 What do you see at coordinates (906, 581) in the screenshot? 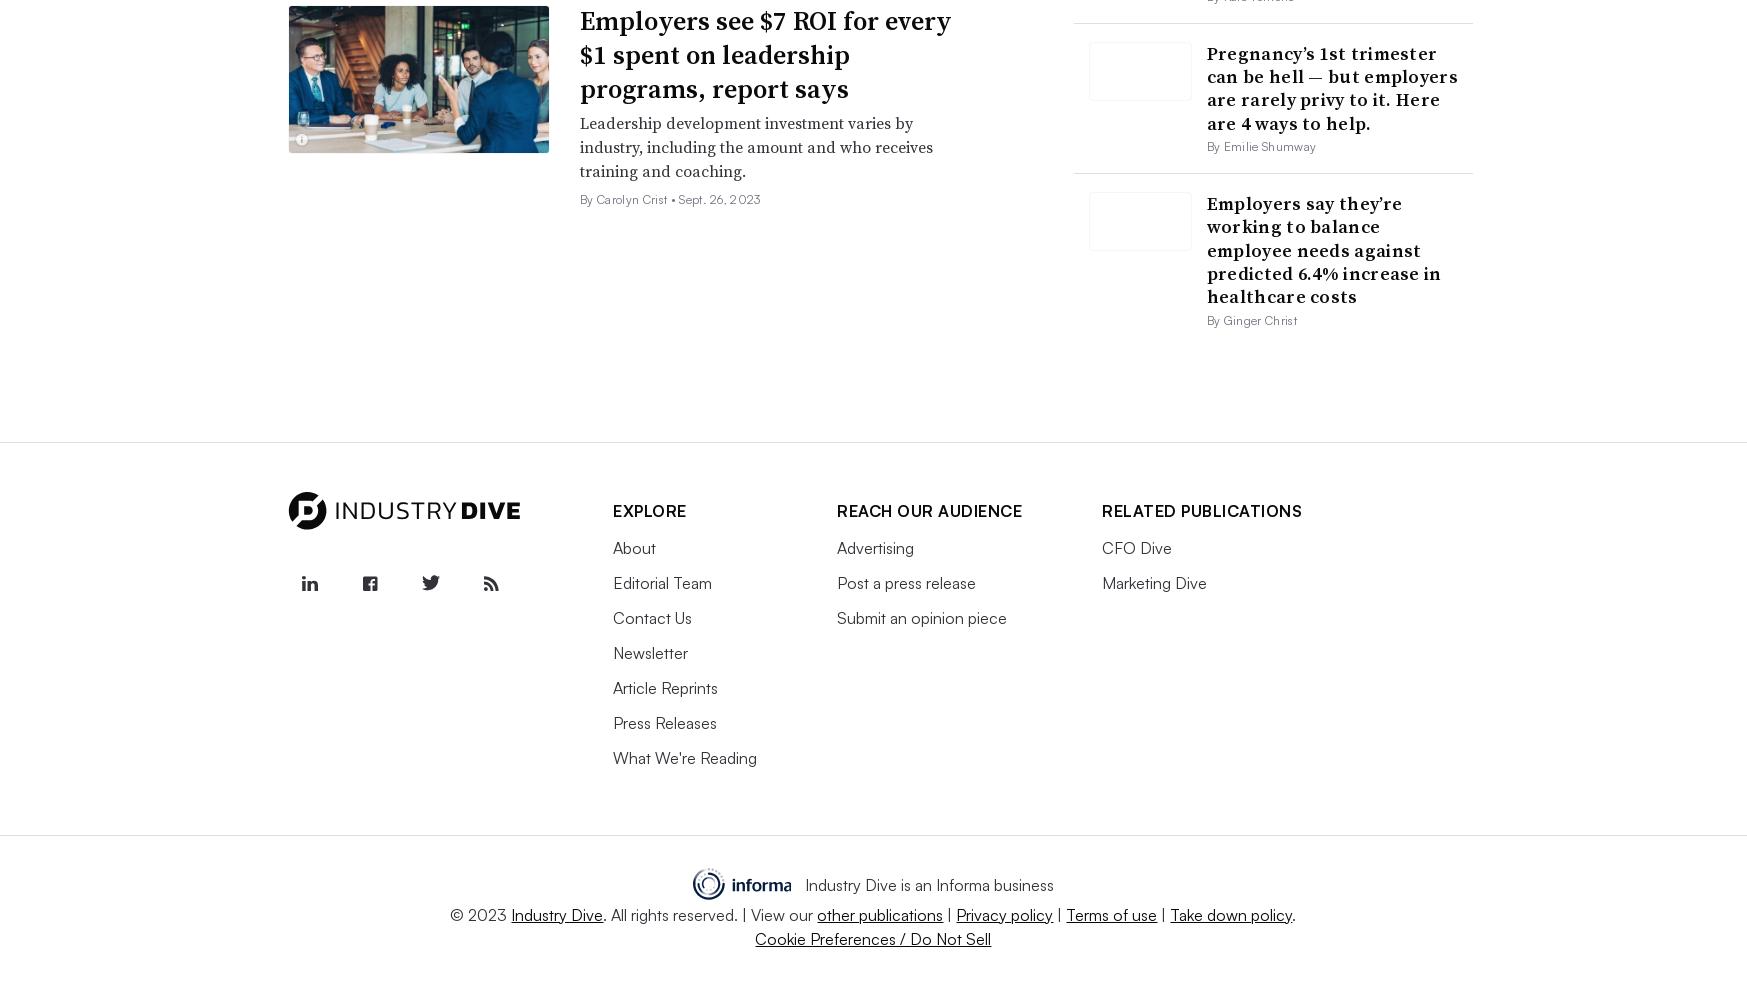
I see `'Post a press release'` at bounding box center [906, 581].